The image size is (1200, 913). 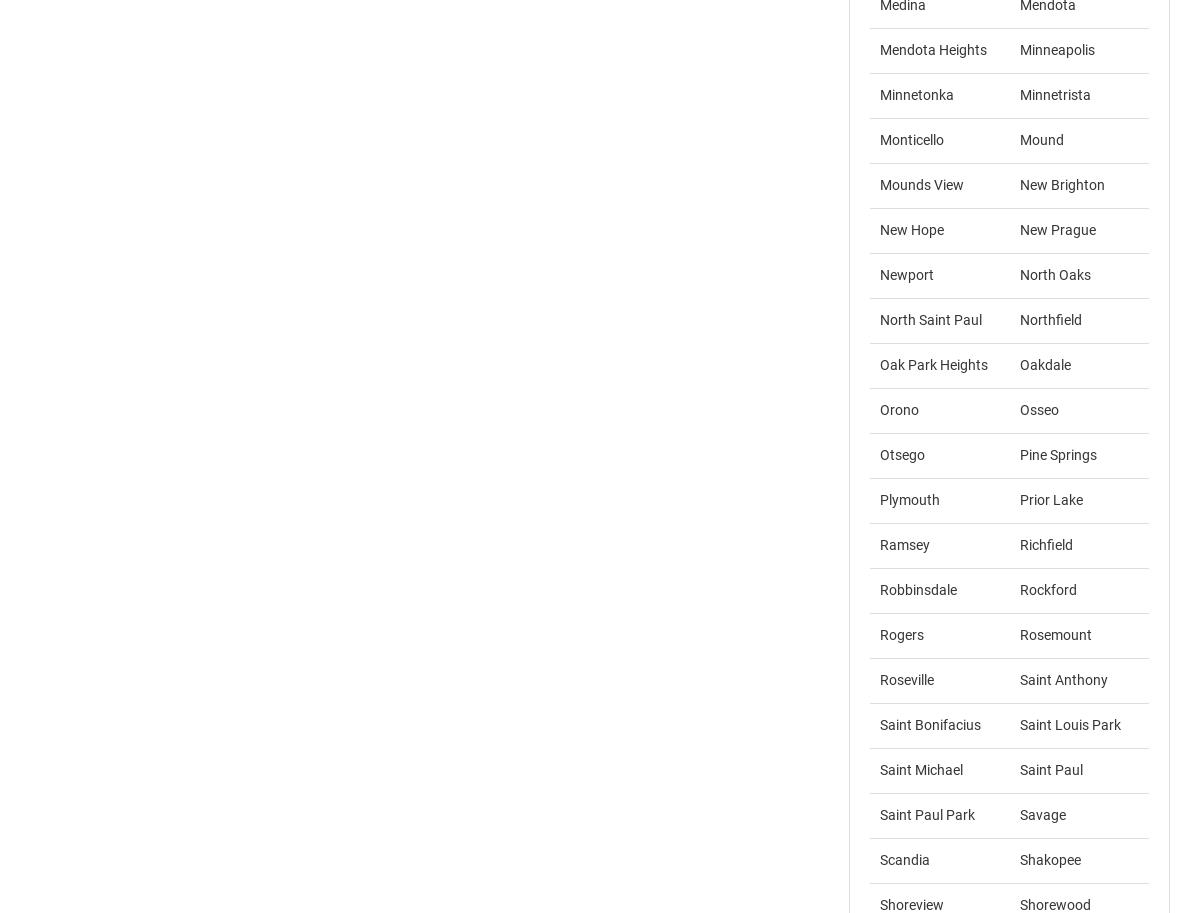 I want to click on 'Rockford', so click(x=1047, y=589).